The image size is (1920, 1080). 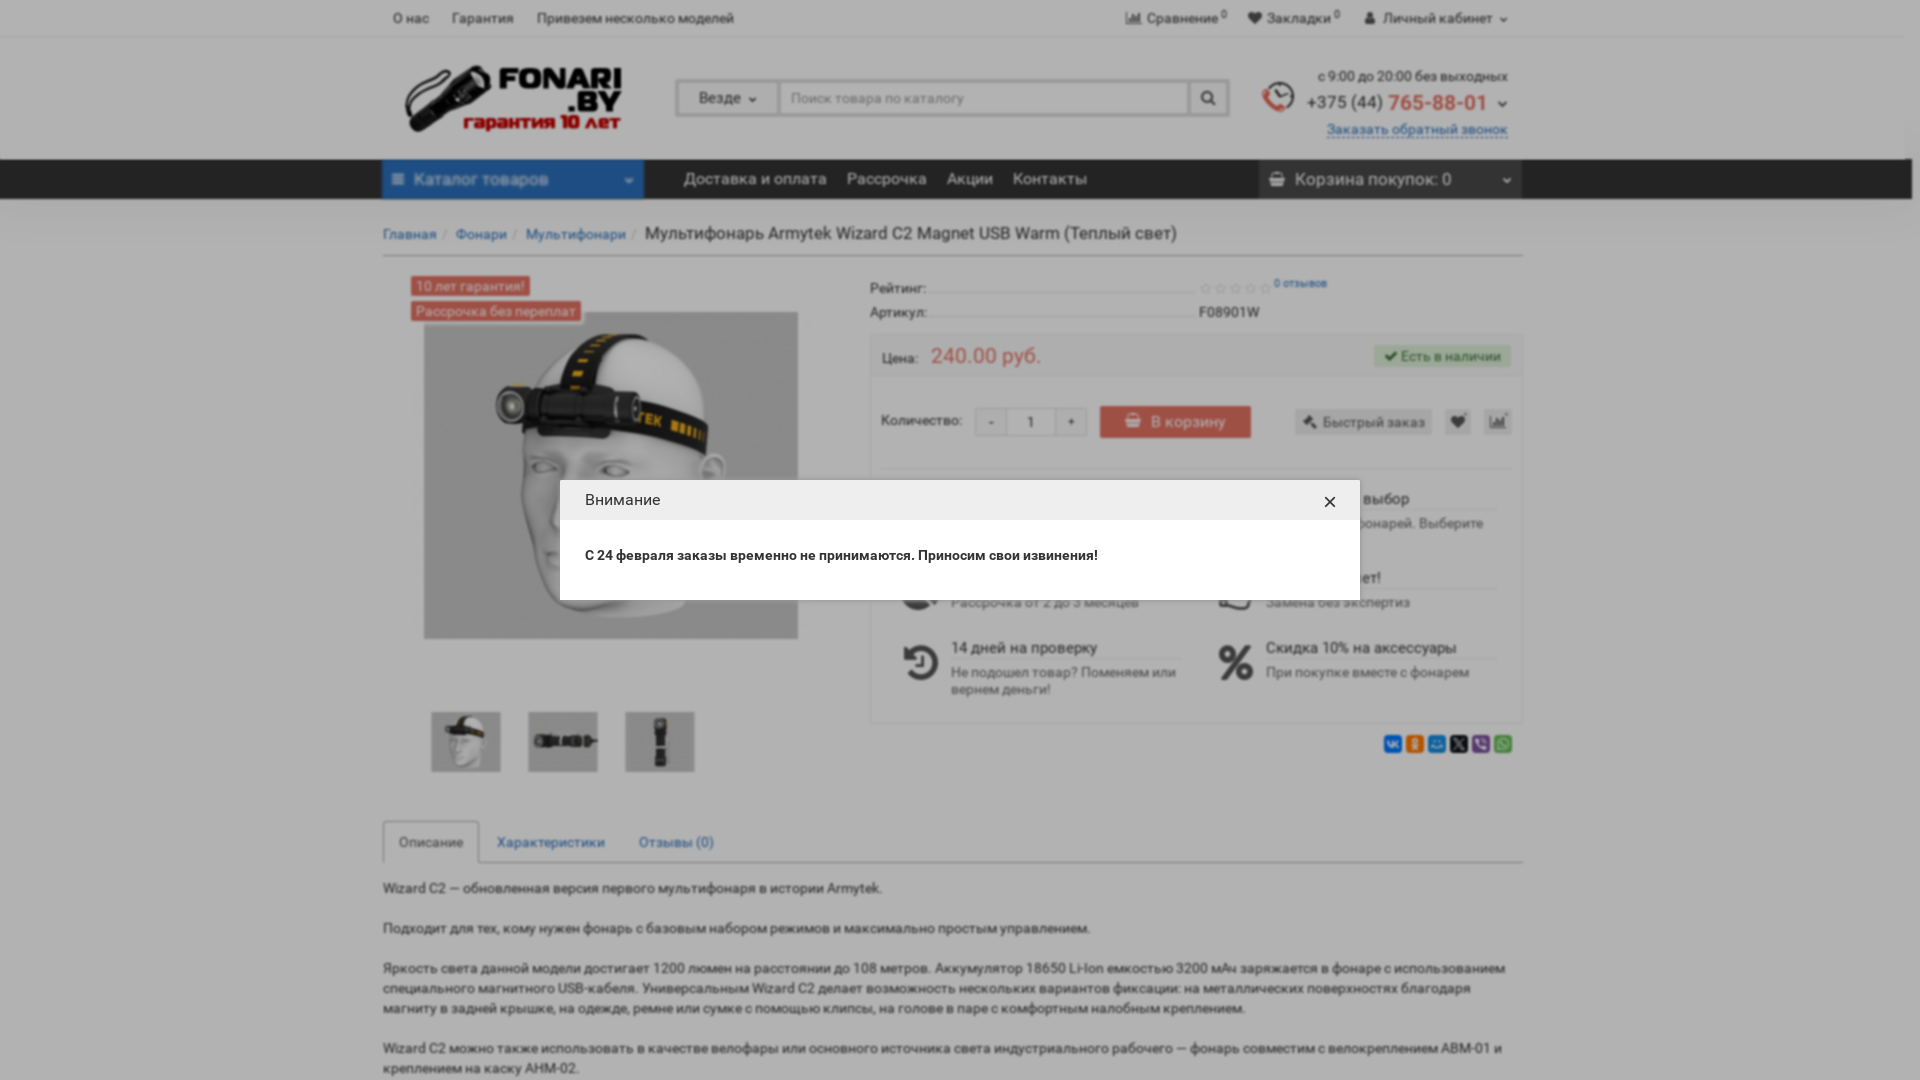 I want to click on '+375 (44) 765-88-01', so click(x=1405, y=101).